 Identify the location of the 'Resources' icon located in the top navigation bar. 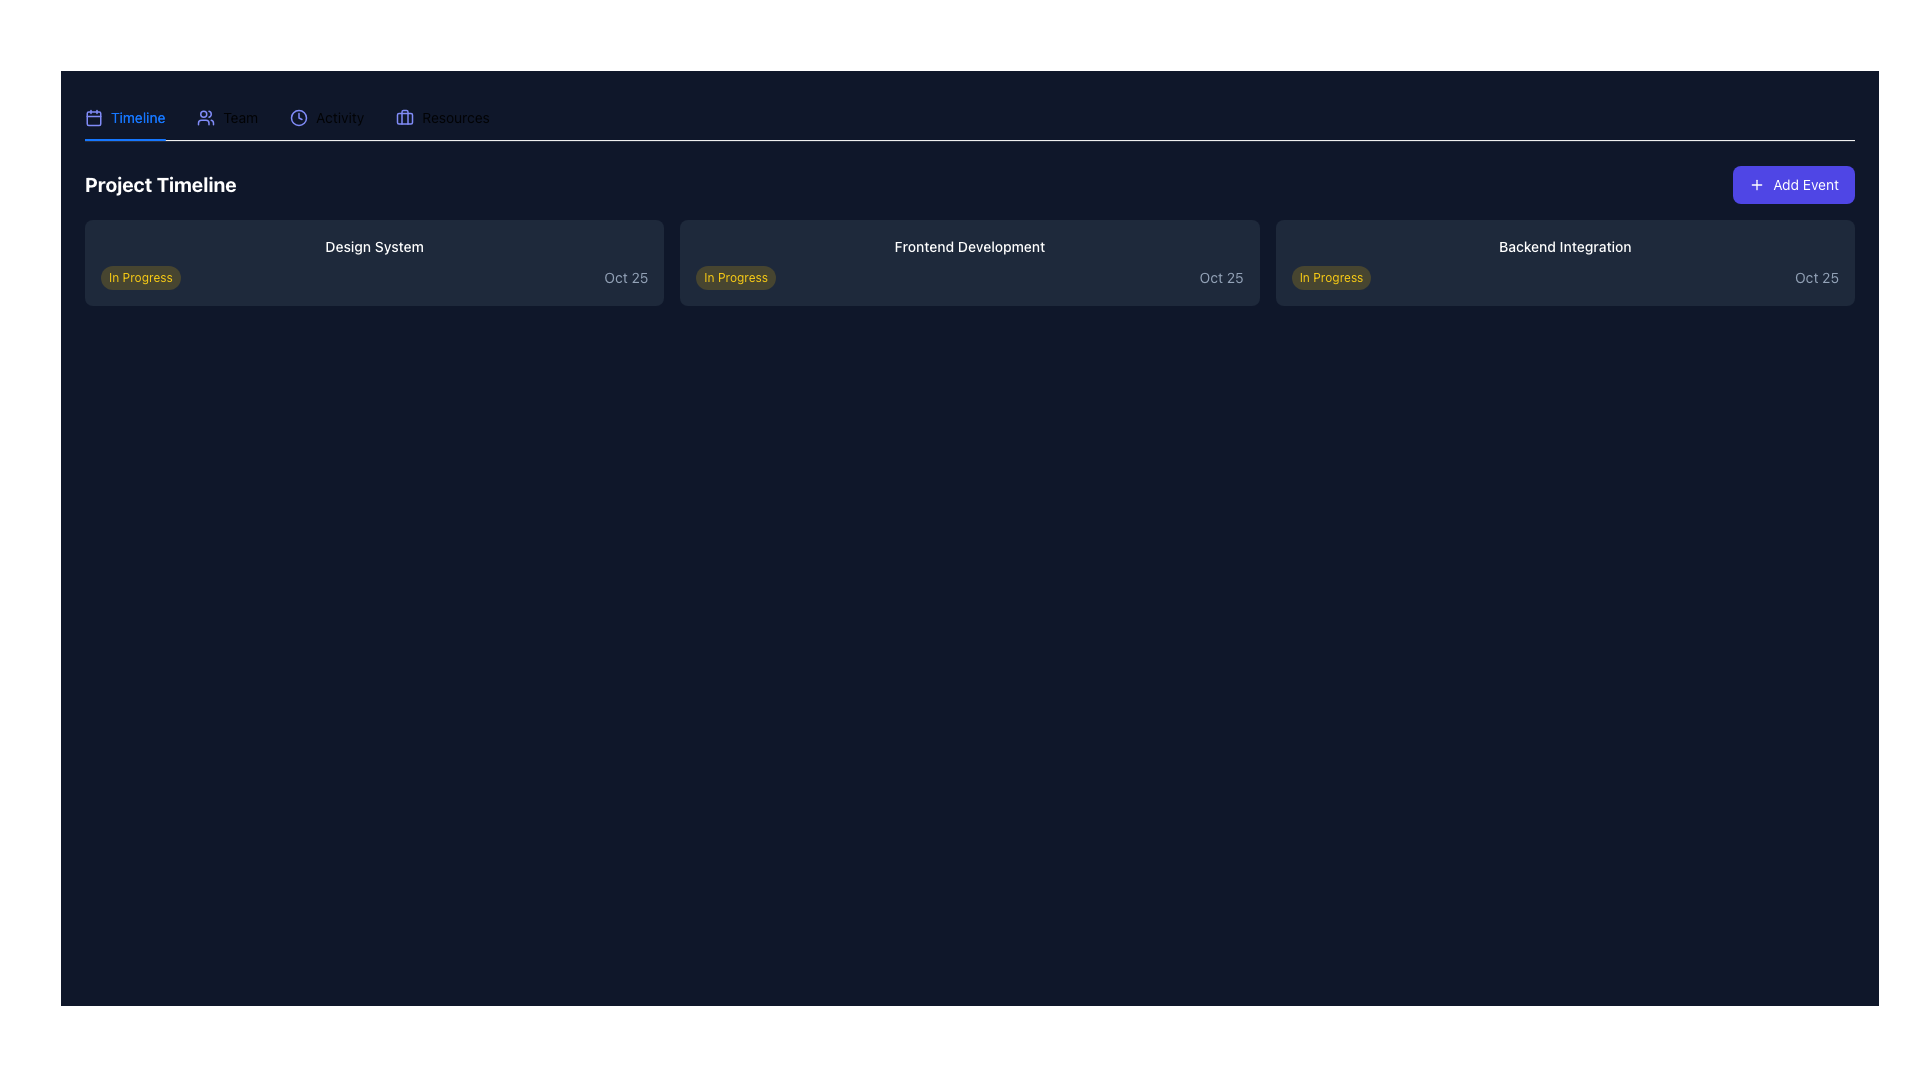
(404, 118).